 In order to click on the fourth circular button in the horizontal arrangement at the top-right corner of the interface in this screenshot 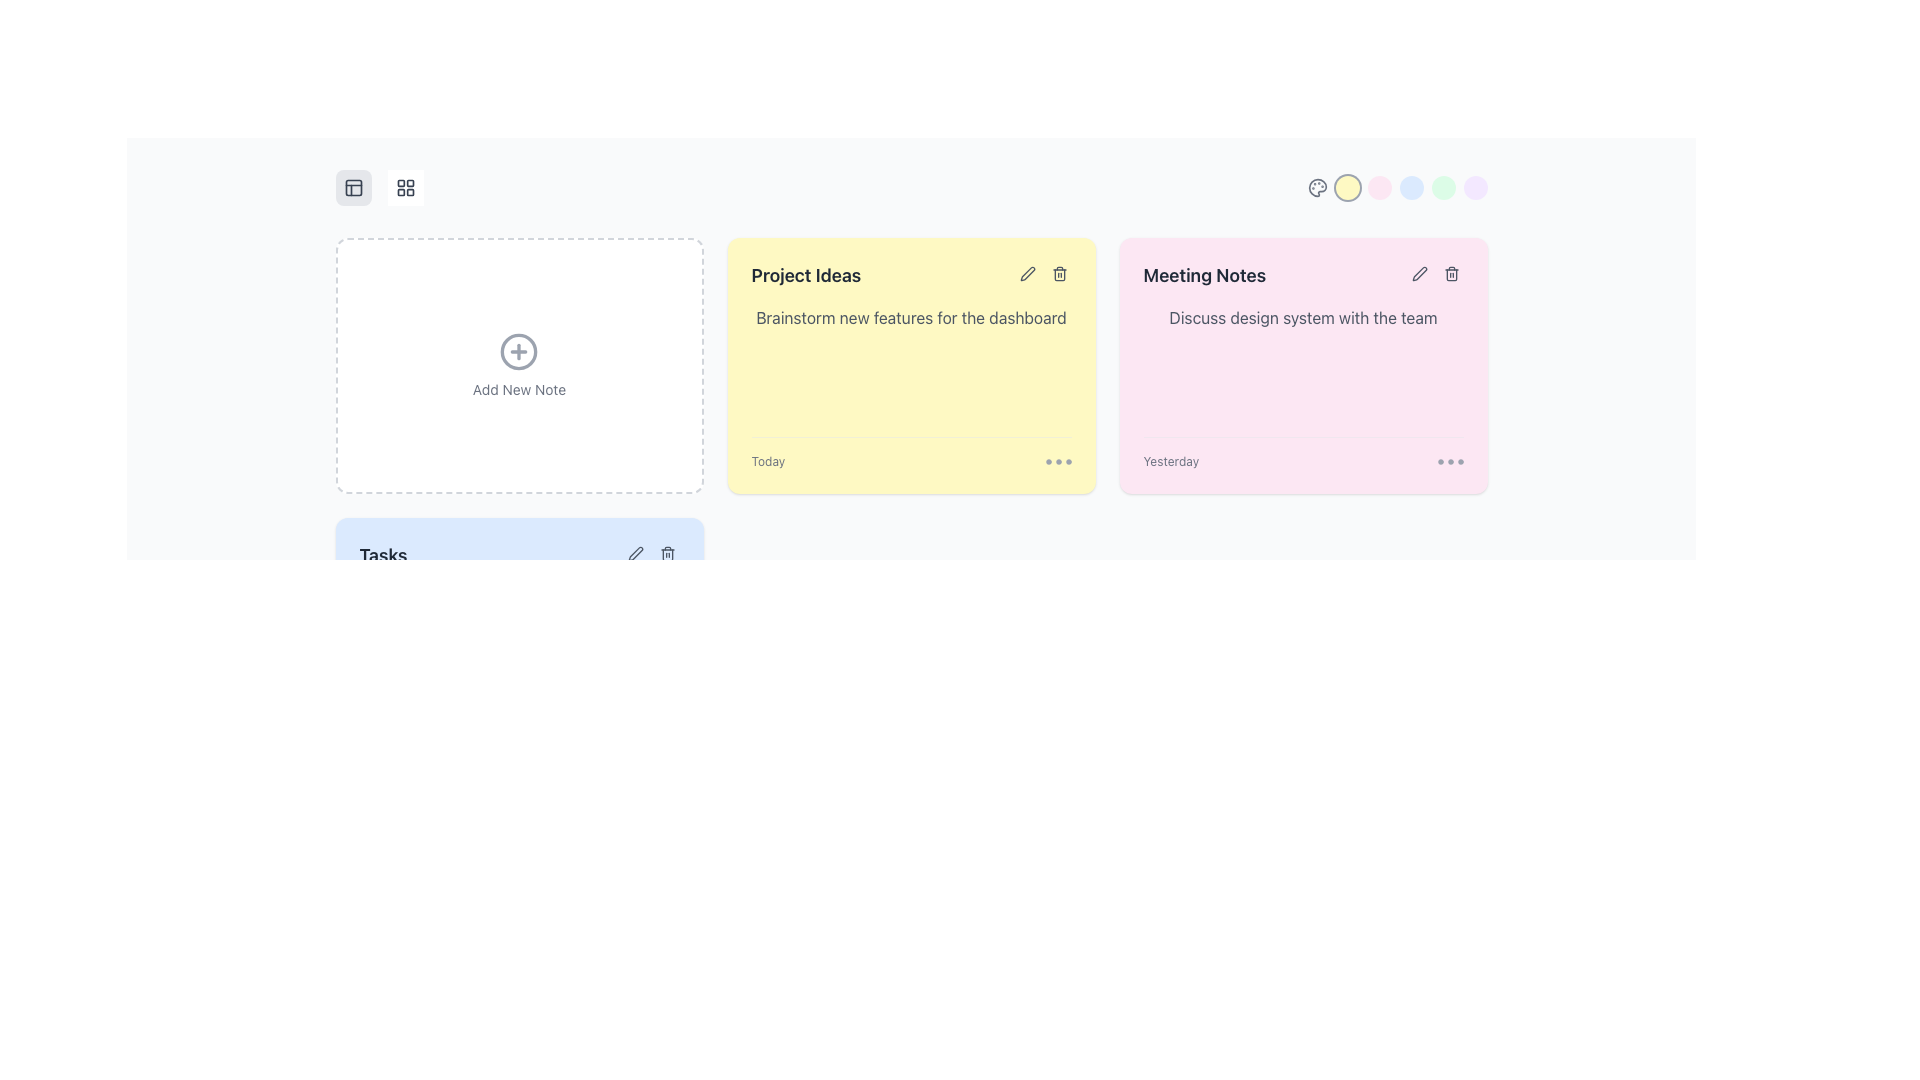, I will do `click(1410, 188)`.